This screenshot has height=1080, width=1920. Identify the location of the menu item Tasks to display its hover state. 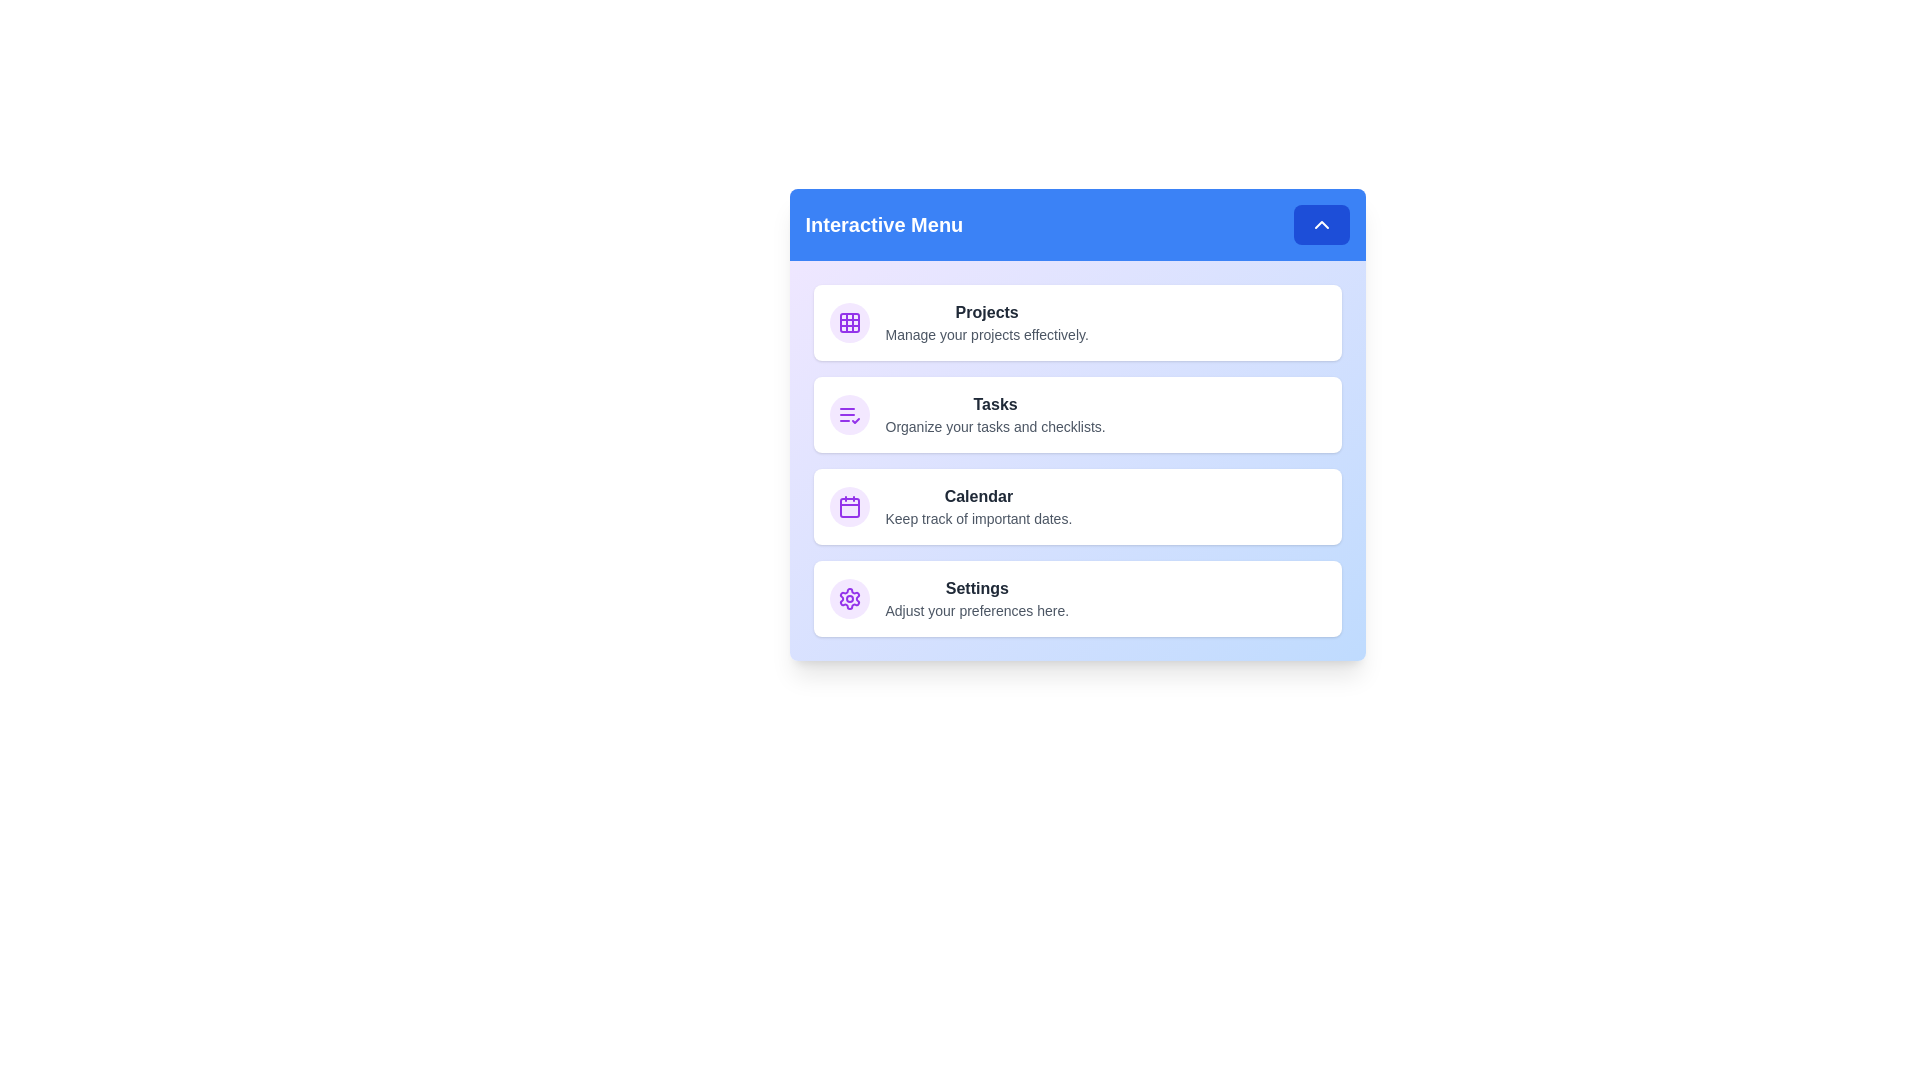
(1076, 414).